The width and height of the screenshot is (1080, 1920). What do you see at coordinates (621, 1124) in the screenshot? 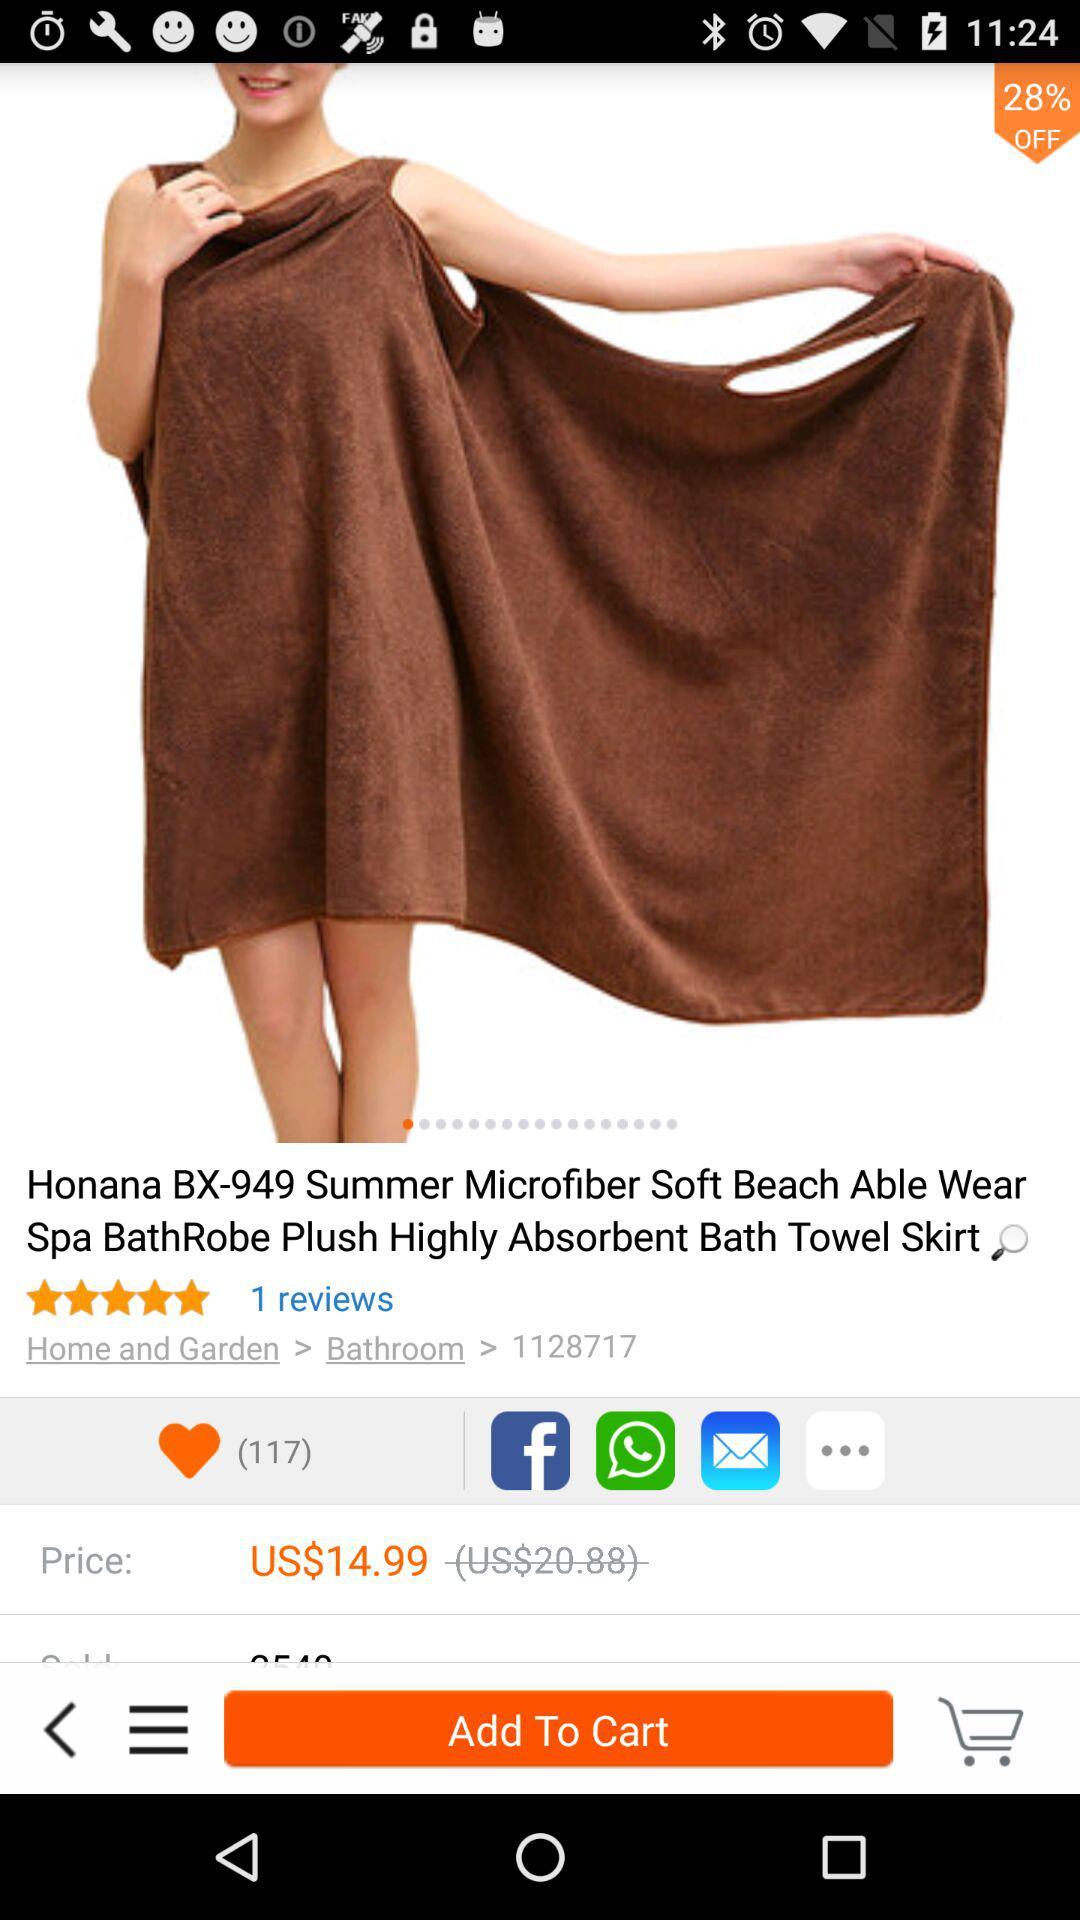
I see `scroll next image` at bounding box center [621, 1124].